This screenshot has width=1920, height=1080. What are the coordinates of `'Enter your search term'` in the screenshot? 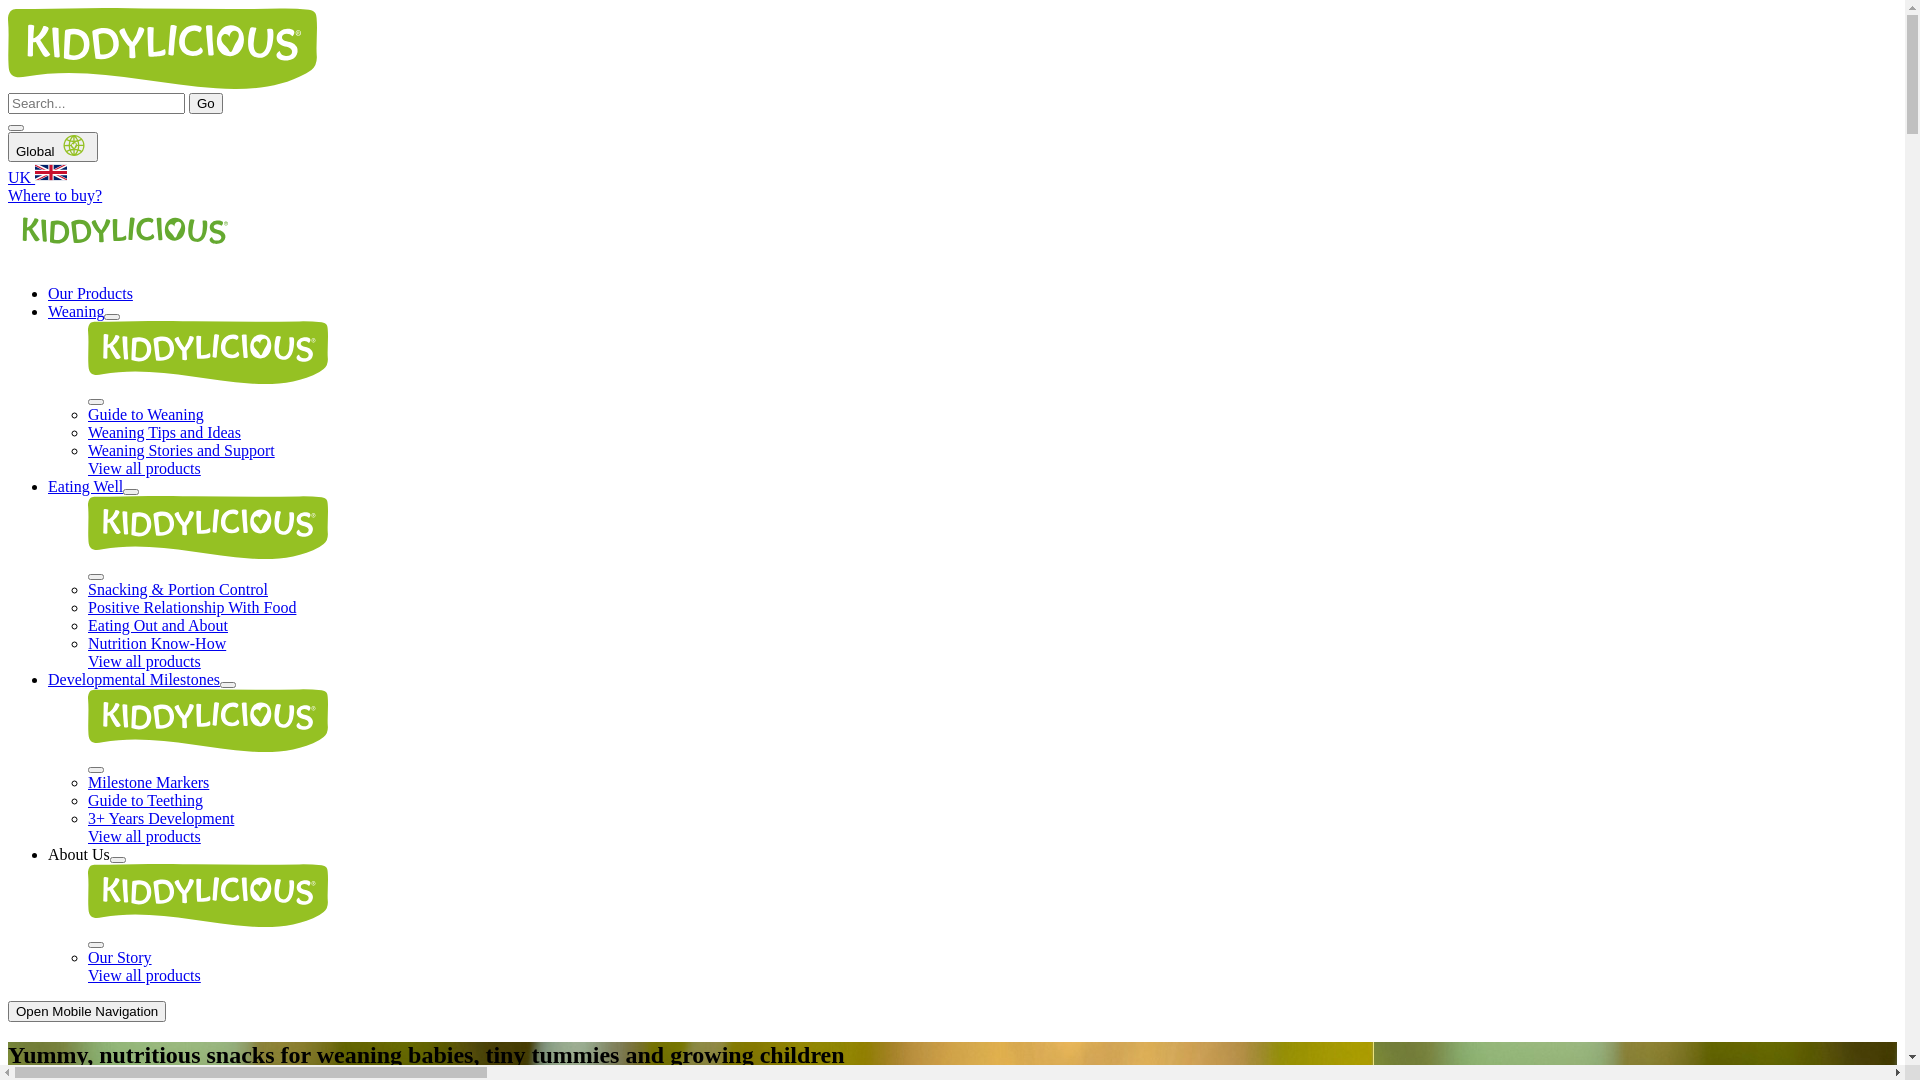 It's located at (8, 103).